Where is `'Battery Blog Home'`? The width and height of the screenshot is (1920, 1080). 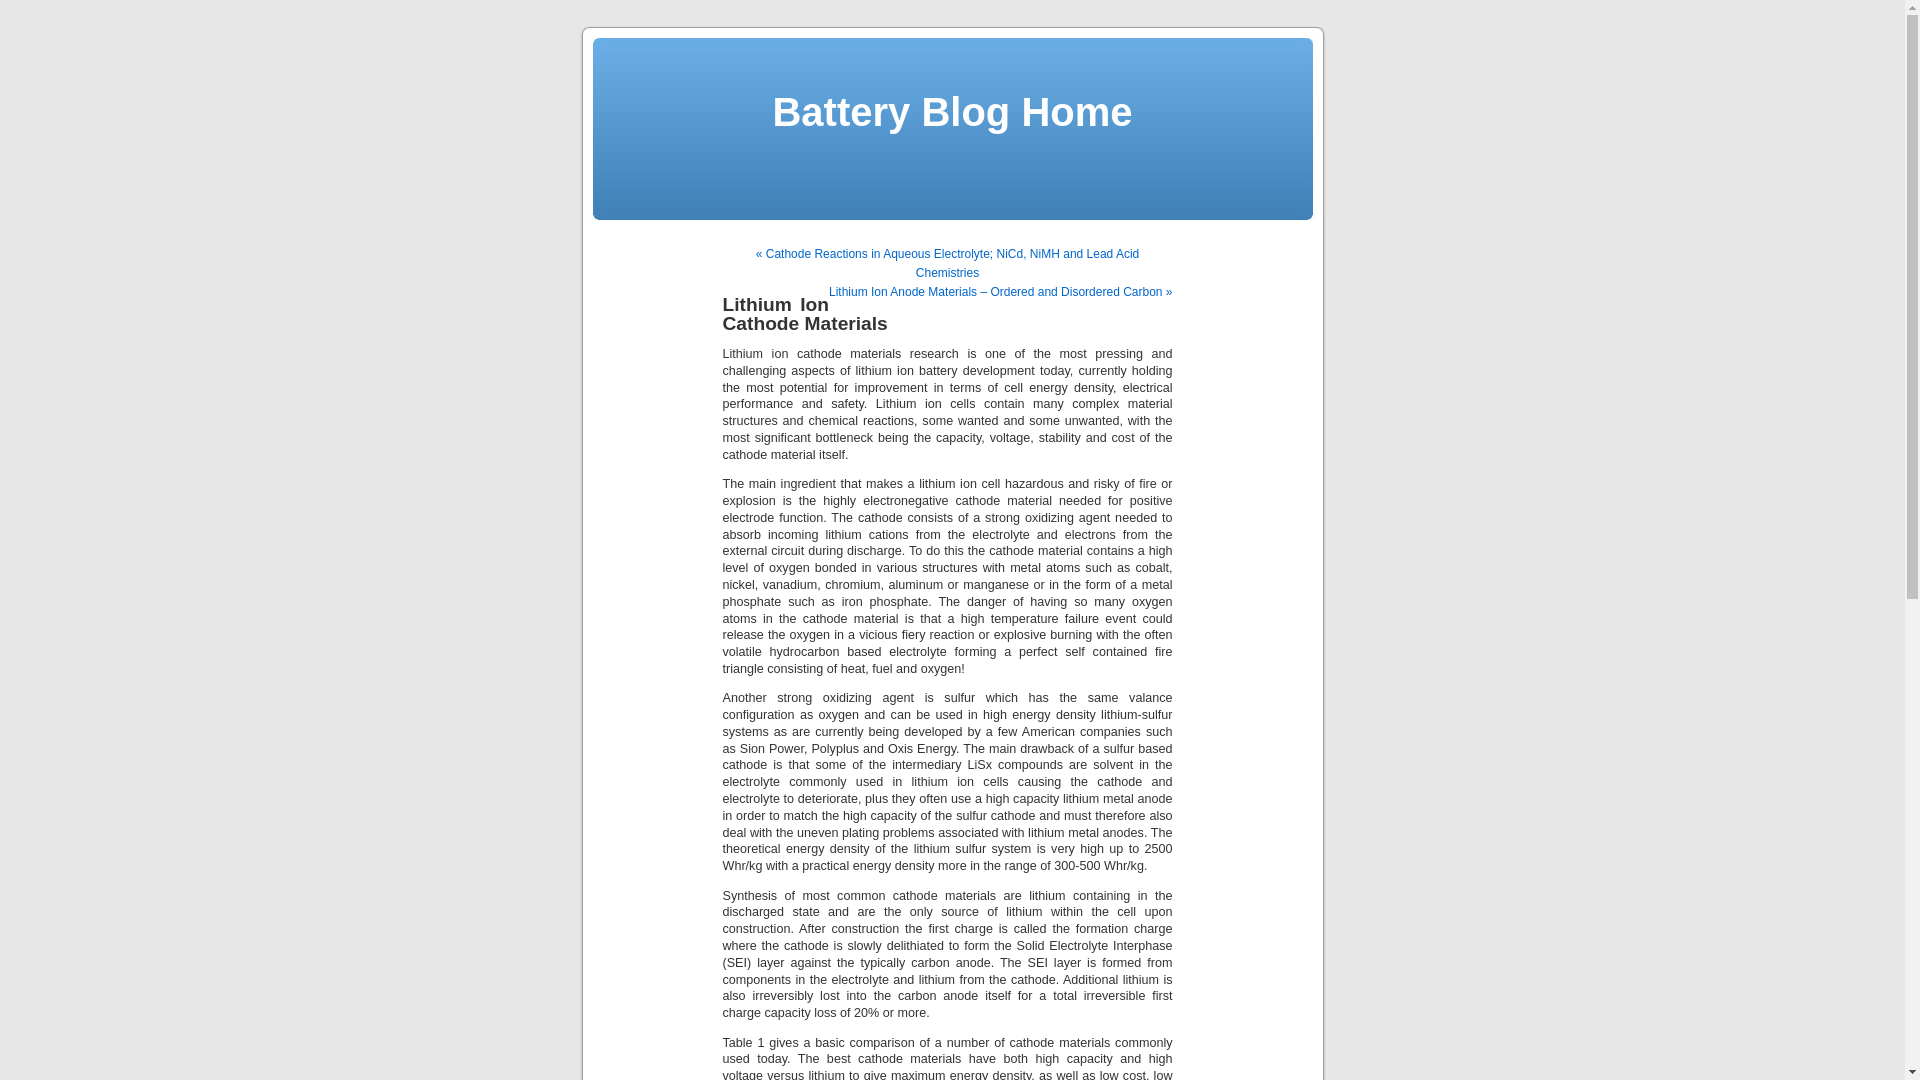 'Battery Blog Home' is located at coordinates (950, 111).